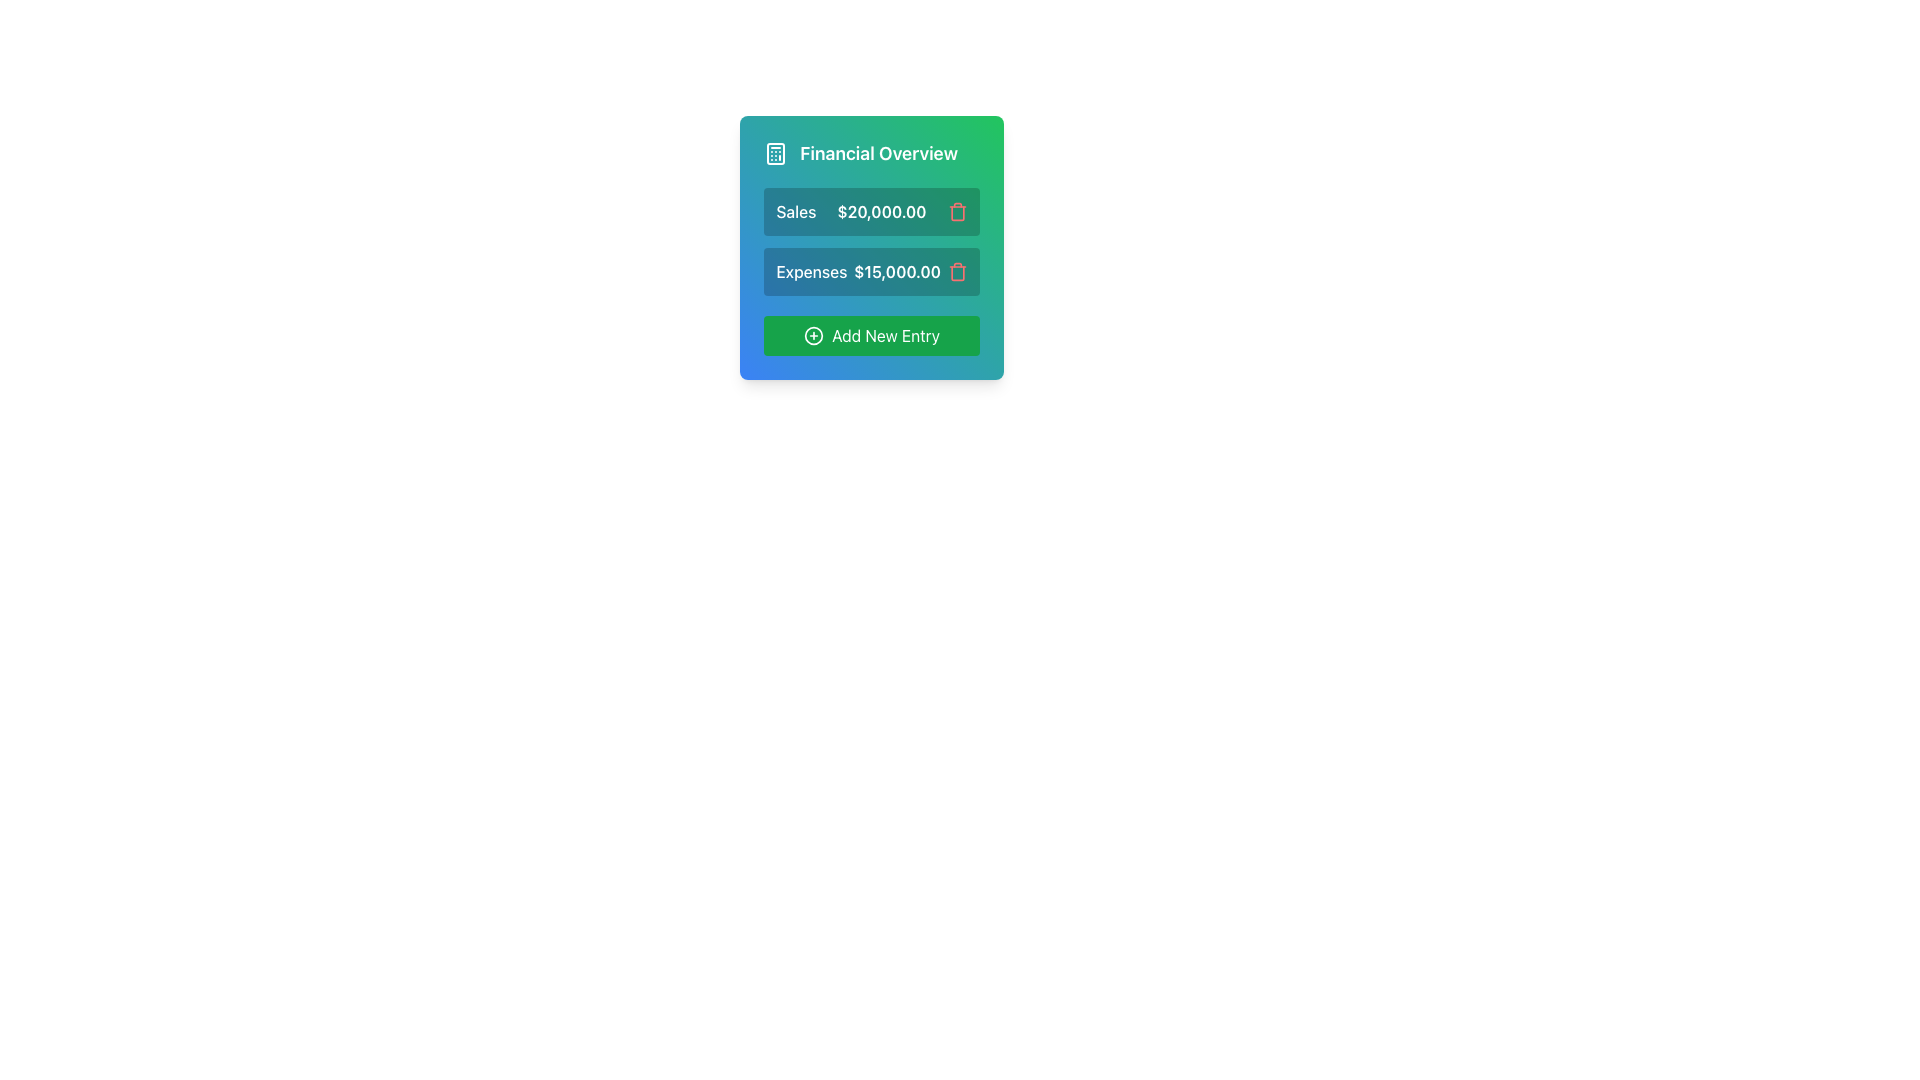  I want to click on the button with a bright green background and a plus sign icon, labeled 'Add New Entry', to observe its visual feedback, so click(872, 334).